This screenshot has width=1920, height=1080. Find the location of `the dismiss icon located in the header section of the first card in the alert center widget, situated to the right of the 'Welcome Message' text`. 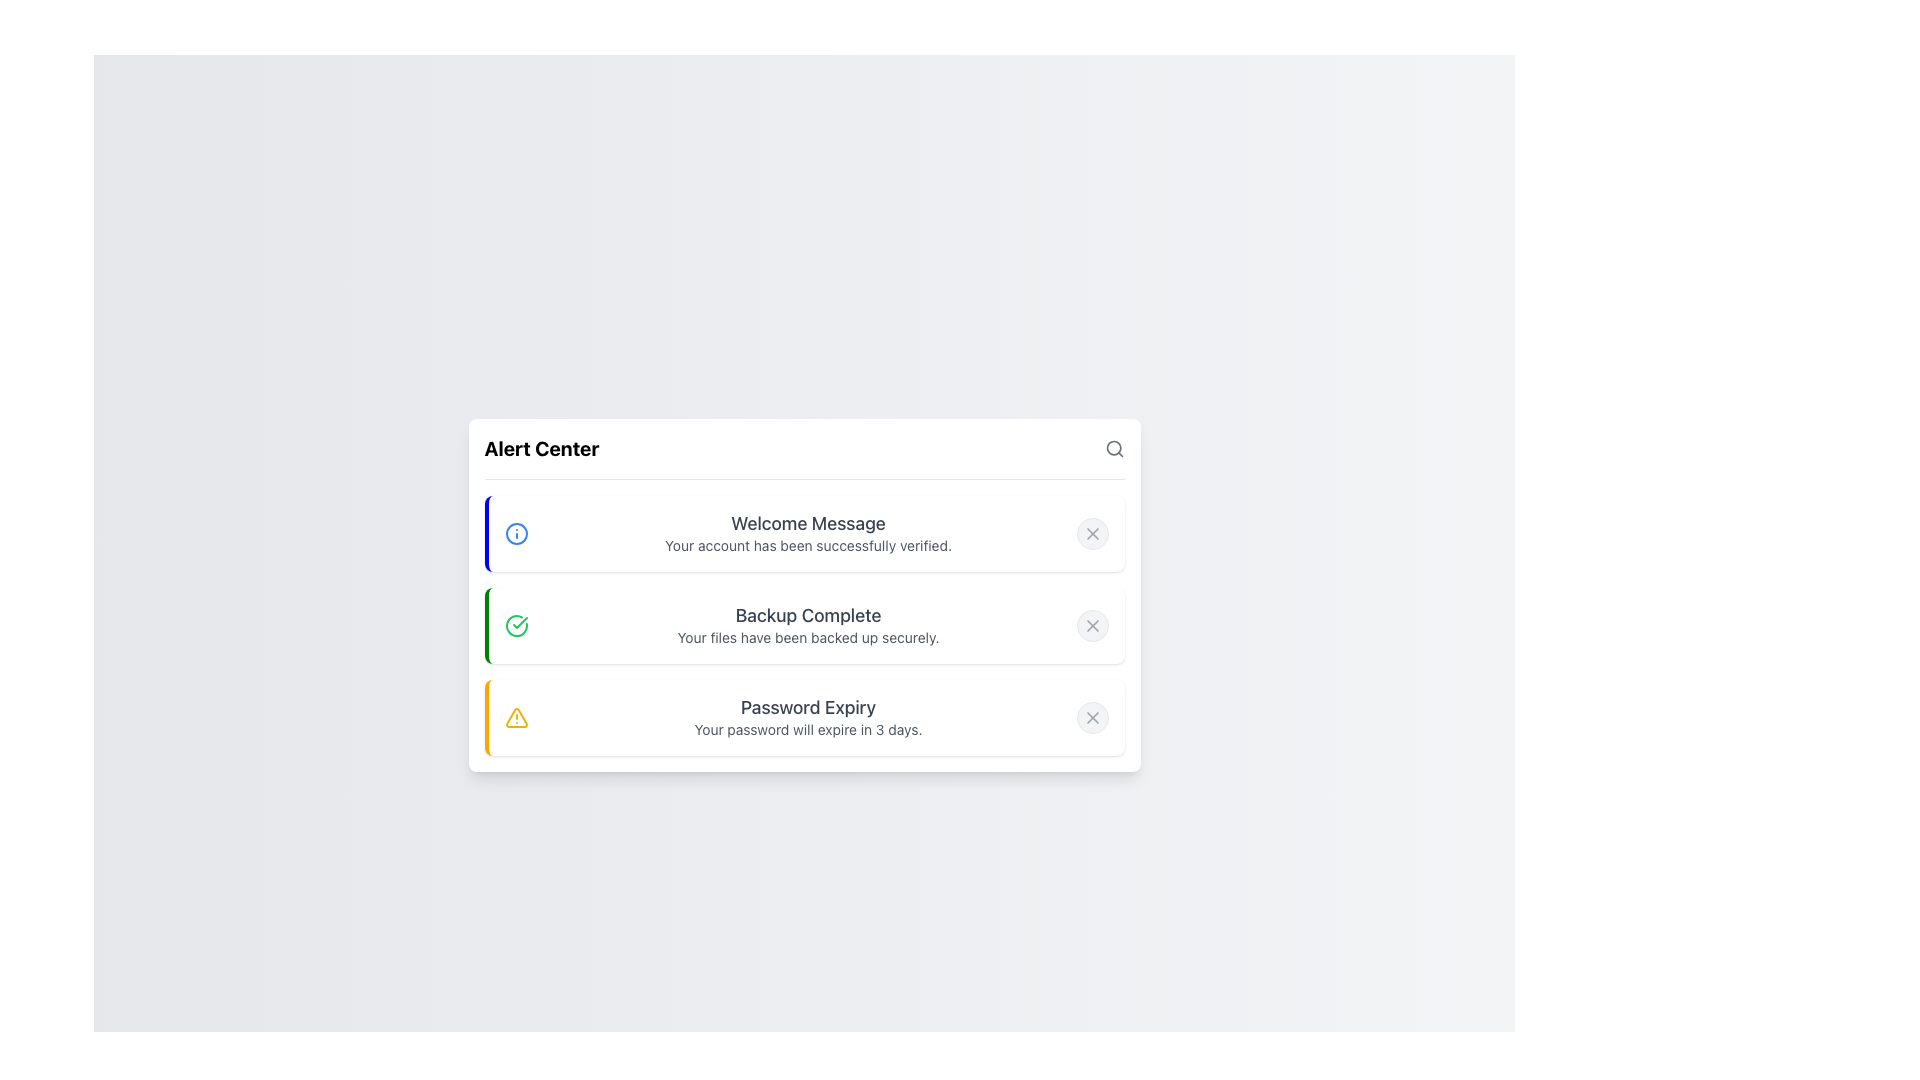

the dismiss icon located in the header section of the first card in the alert center widget, situated to the right of the 'Welcome Message' text is located at coordinates (1091, 532).